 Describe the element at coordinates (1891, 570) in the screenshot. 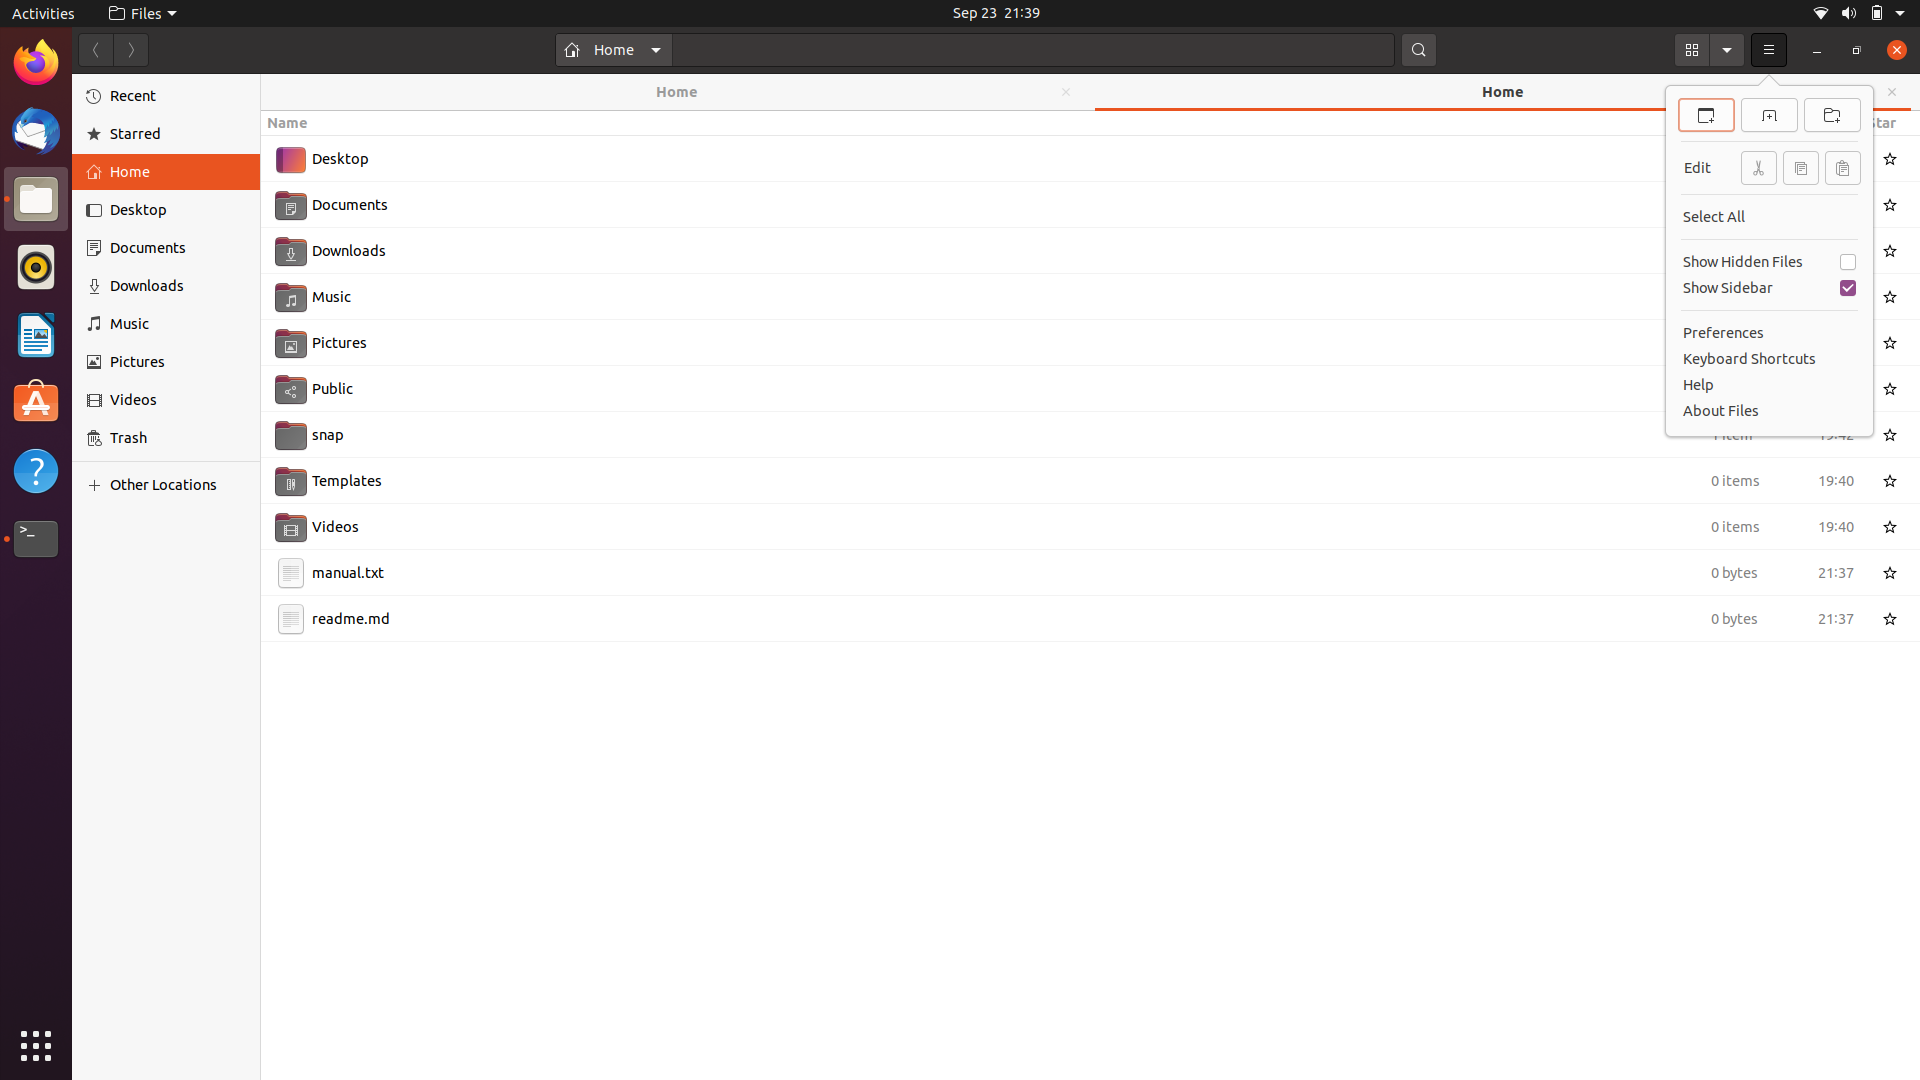

I see `Mark the file named manual.txt as important by clicking the star symbol next to it` at that location.